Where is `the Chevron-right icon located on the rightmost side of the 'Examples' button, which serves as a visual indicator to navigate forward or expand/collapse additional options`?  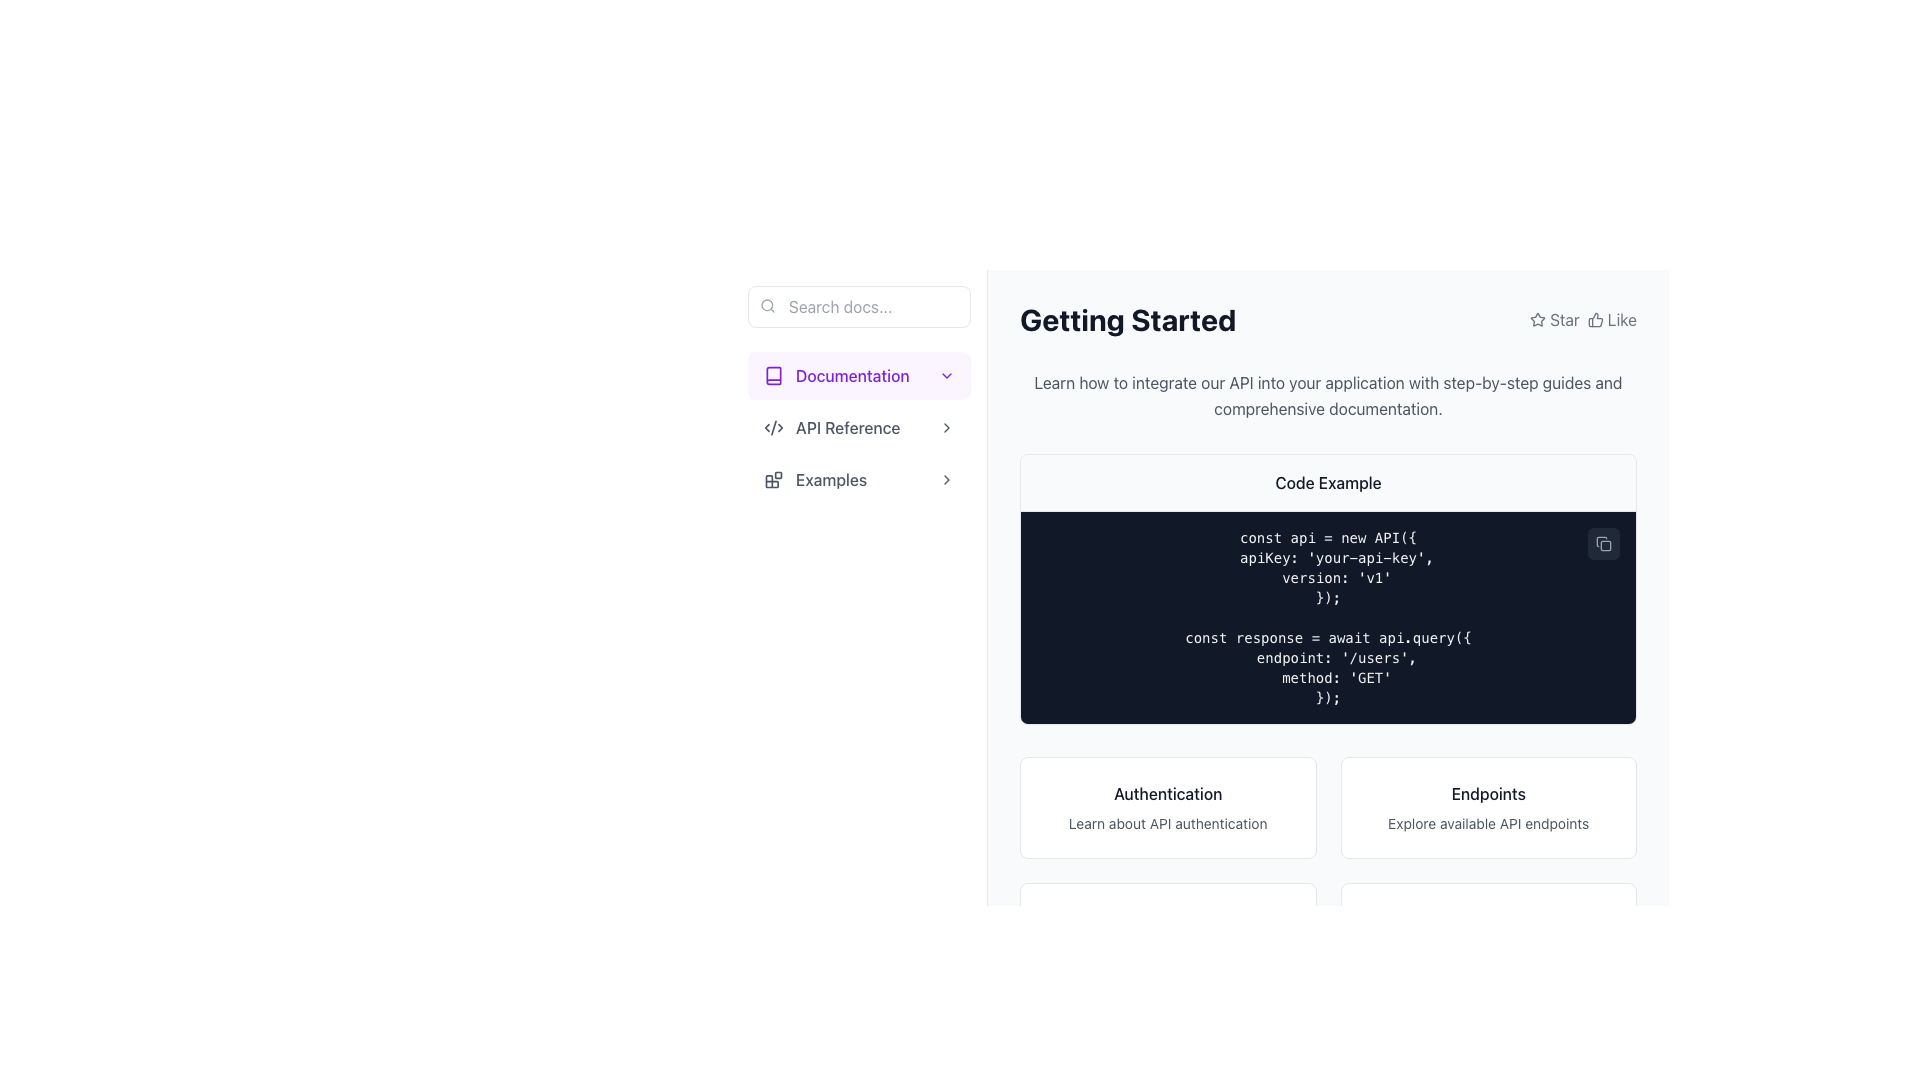 the Chevron-right icon located on the rightmost side of the 'Examples' button, which serves as a visual indicator to navigate forward or expand/collapse additional options is located at coordinates (945, 479).